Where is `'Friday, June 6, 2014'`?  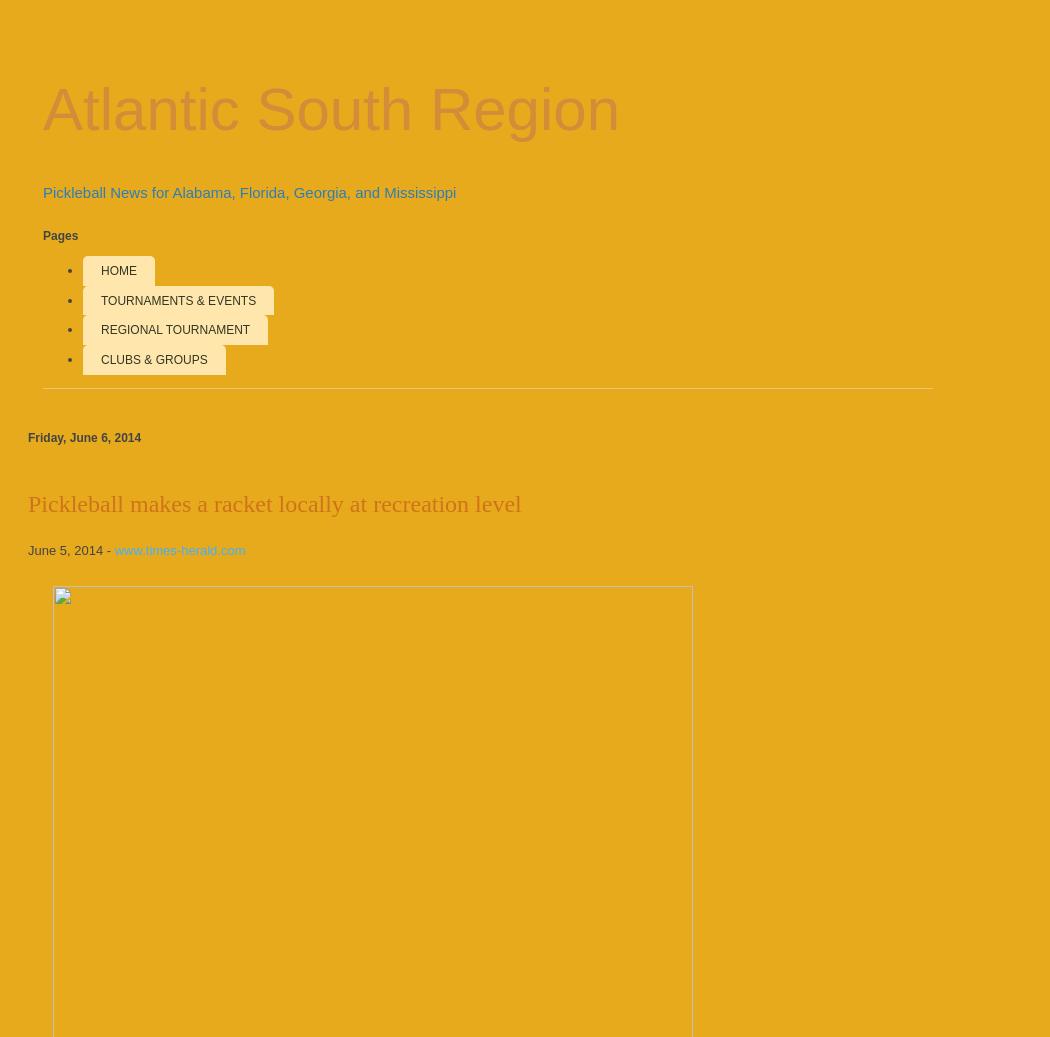
'Friday, June 6, 2014' is located at coordinates (28, 435).